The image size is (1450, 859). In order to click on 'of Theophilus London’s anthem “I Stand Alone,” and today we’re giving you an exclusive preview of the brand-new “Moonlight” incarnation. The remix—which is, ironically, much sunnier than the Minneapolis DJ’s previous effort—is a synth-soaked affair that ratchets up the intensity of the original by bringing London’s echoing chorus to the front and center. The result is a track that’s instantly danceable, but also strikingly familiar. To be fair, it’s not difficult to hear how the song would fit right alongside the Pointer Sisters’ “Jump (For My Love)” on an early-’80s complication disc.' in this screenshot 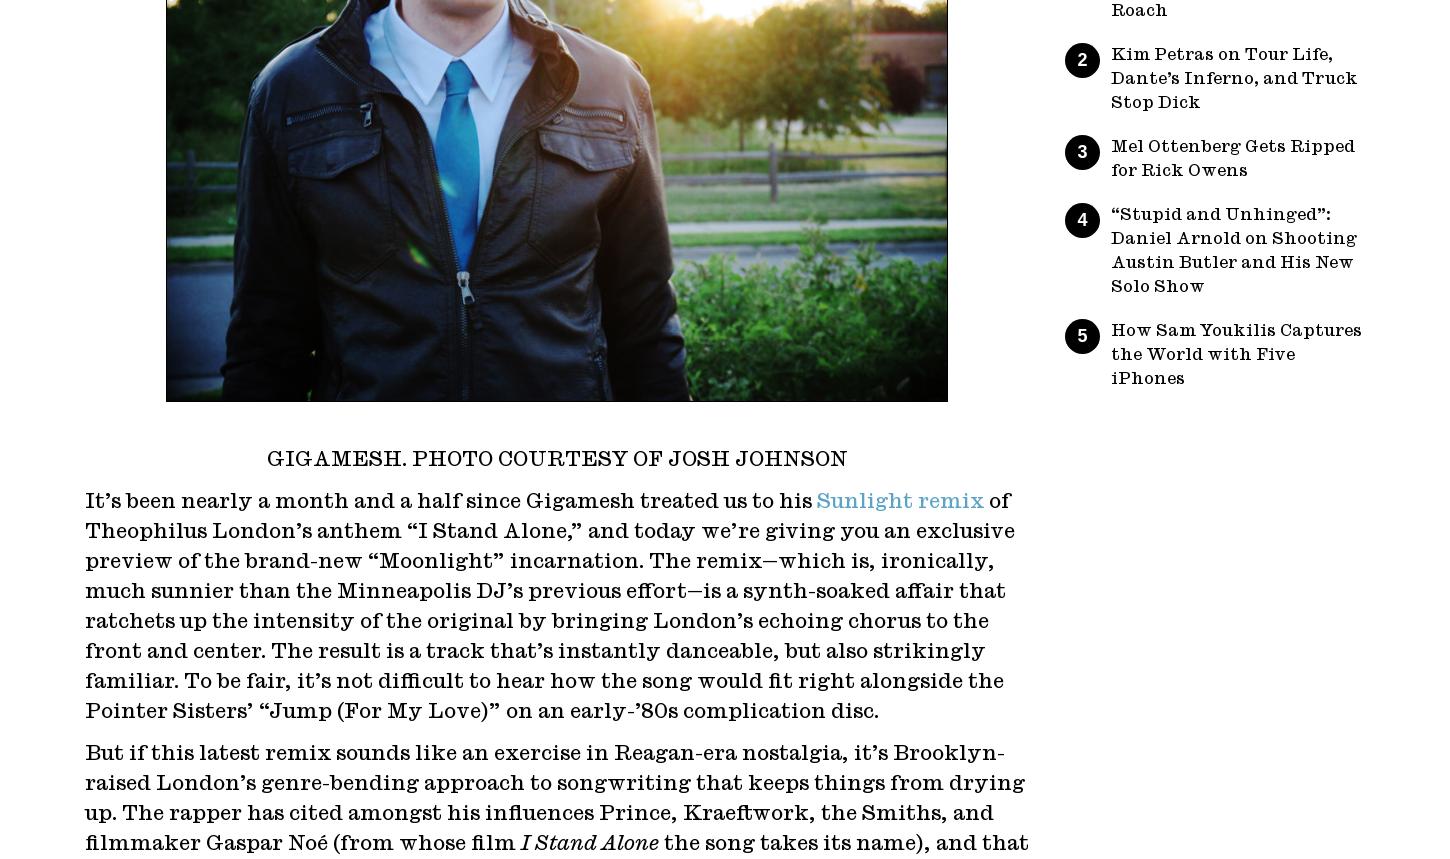, I will do `click(549, 606)`.